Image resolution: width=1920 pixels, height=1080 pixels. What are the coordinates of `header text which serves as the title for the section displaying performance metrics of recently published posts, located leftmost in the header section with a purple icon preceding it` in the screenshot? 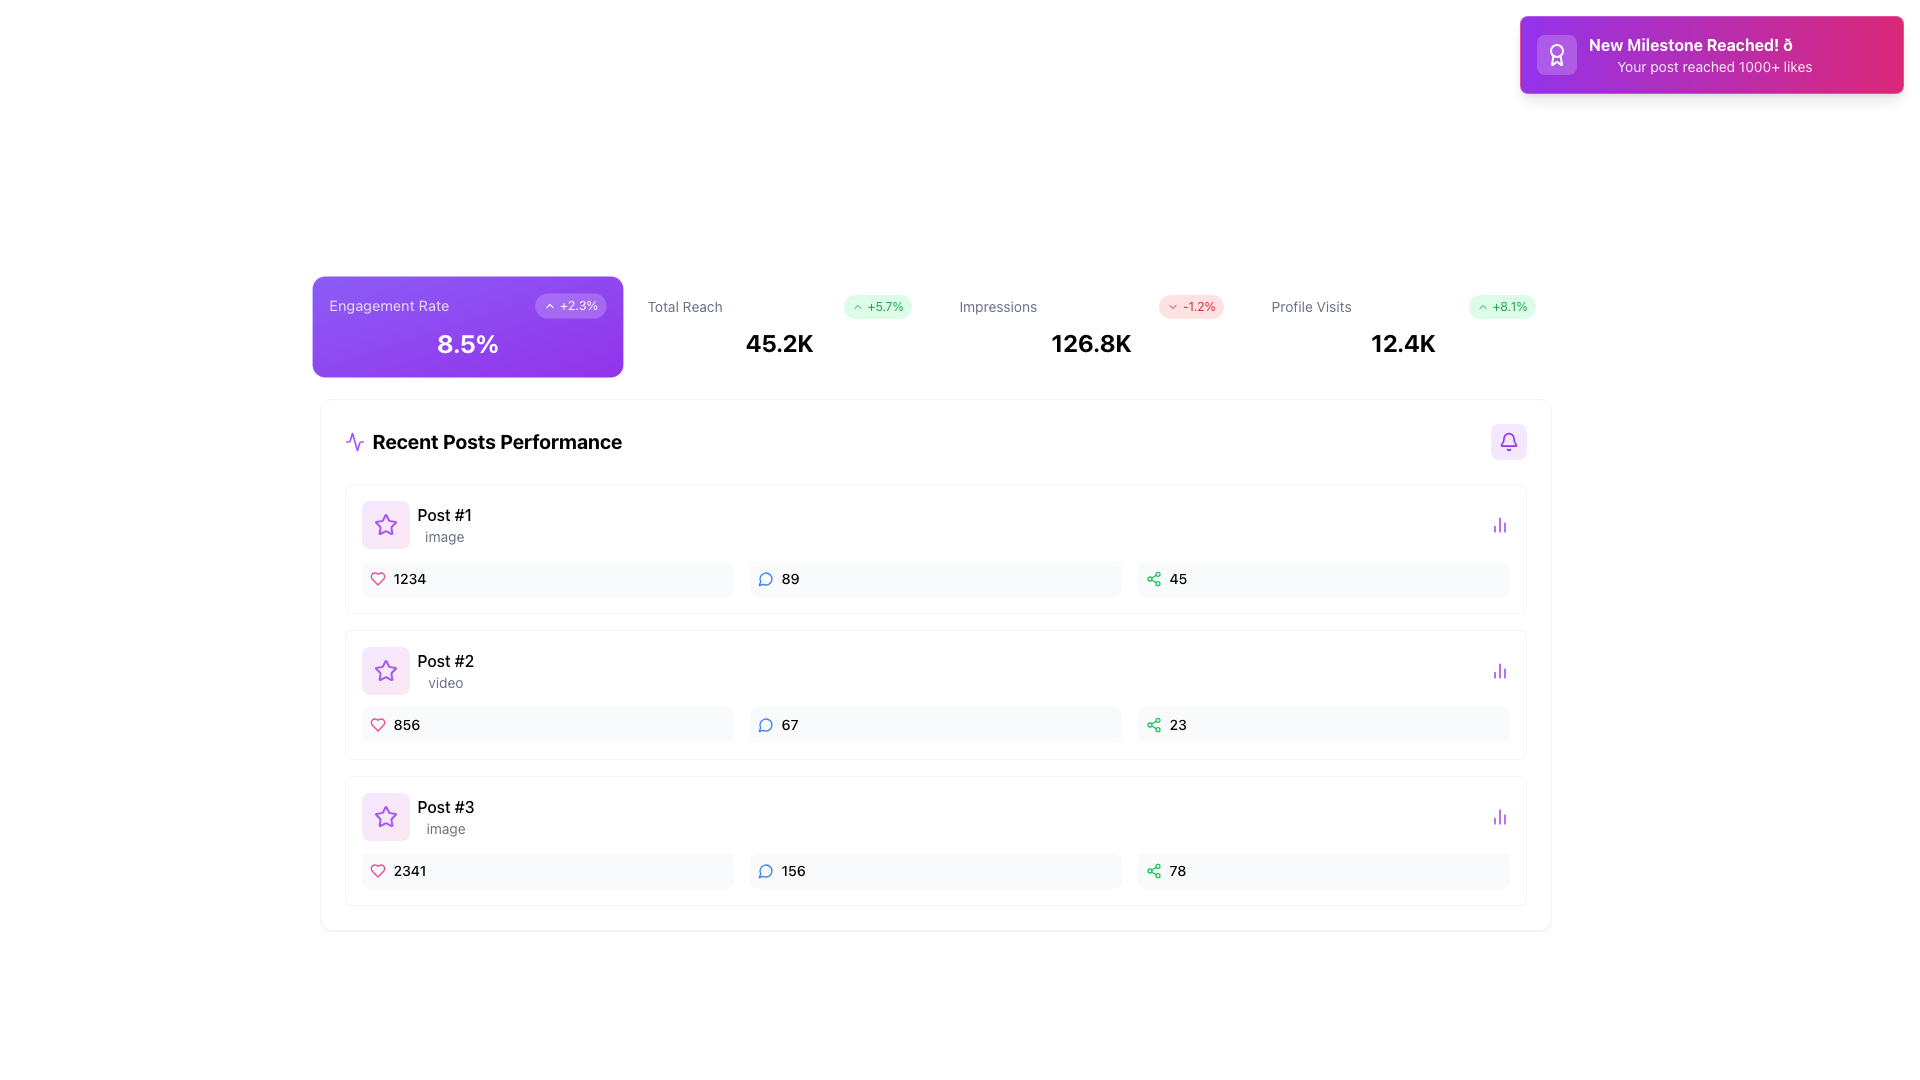 It's located at (483, 441).